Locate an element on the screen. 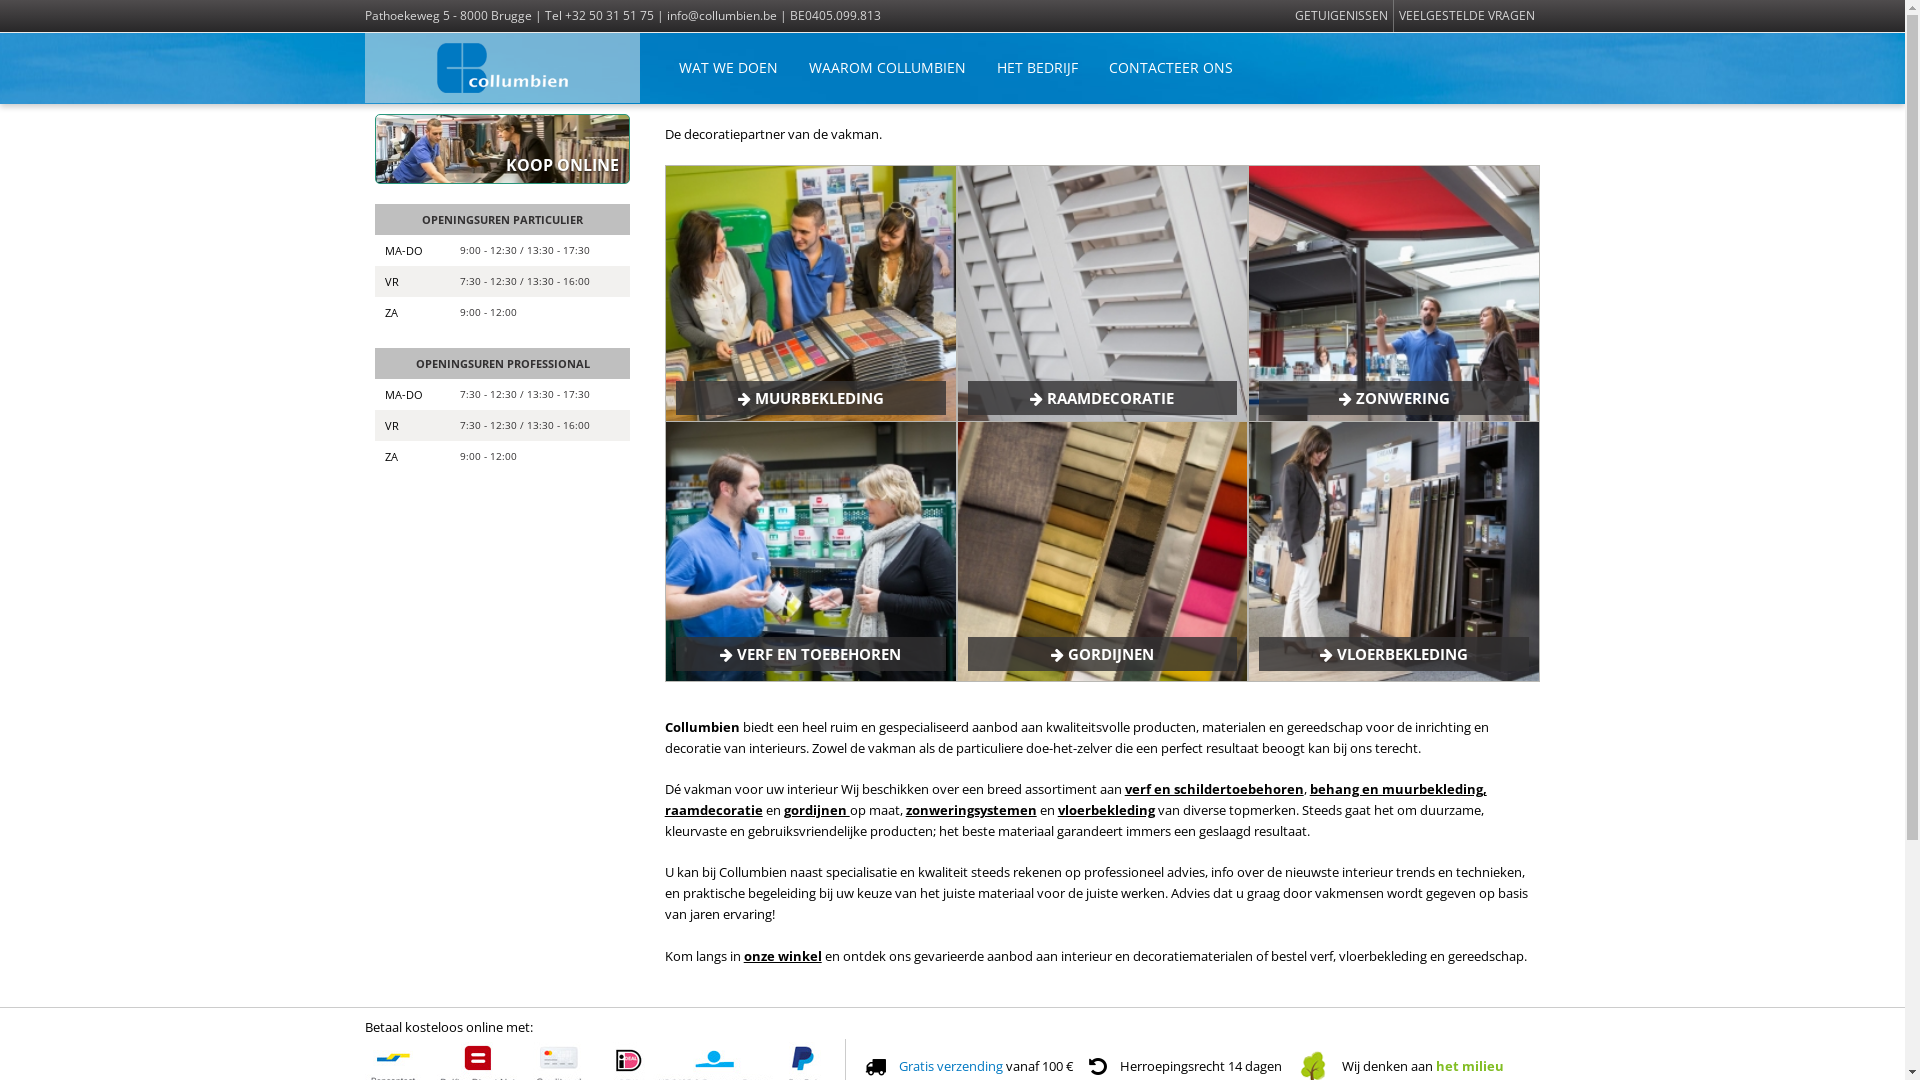 The height and width of the screenshot is (1080, 1920). 'Wij denken aan het milieu' is located at coordinates (1400, 1064).